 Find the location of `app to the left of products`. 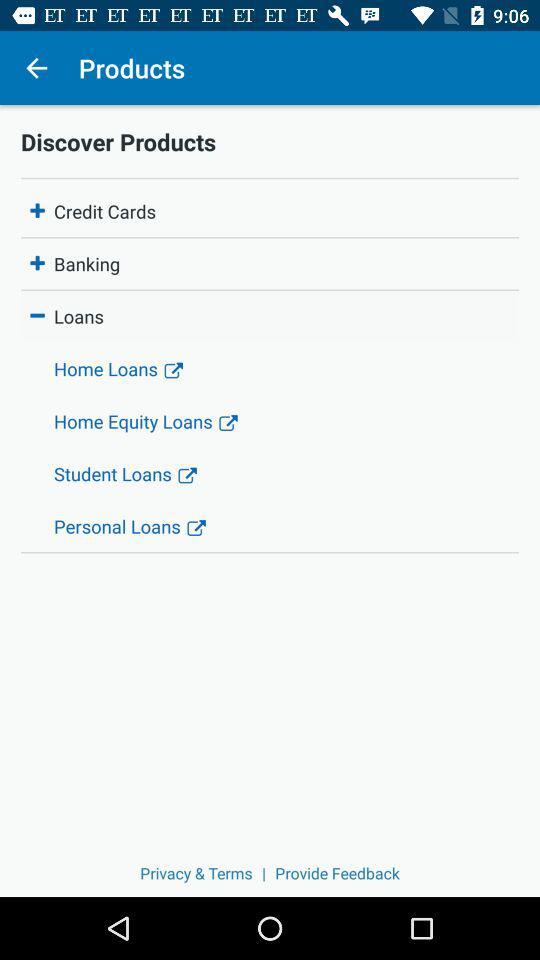

app to the left of products is located at coordinates (36, 68).